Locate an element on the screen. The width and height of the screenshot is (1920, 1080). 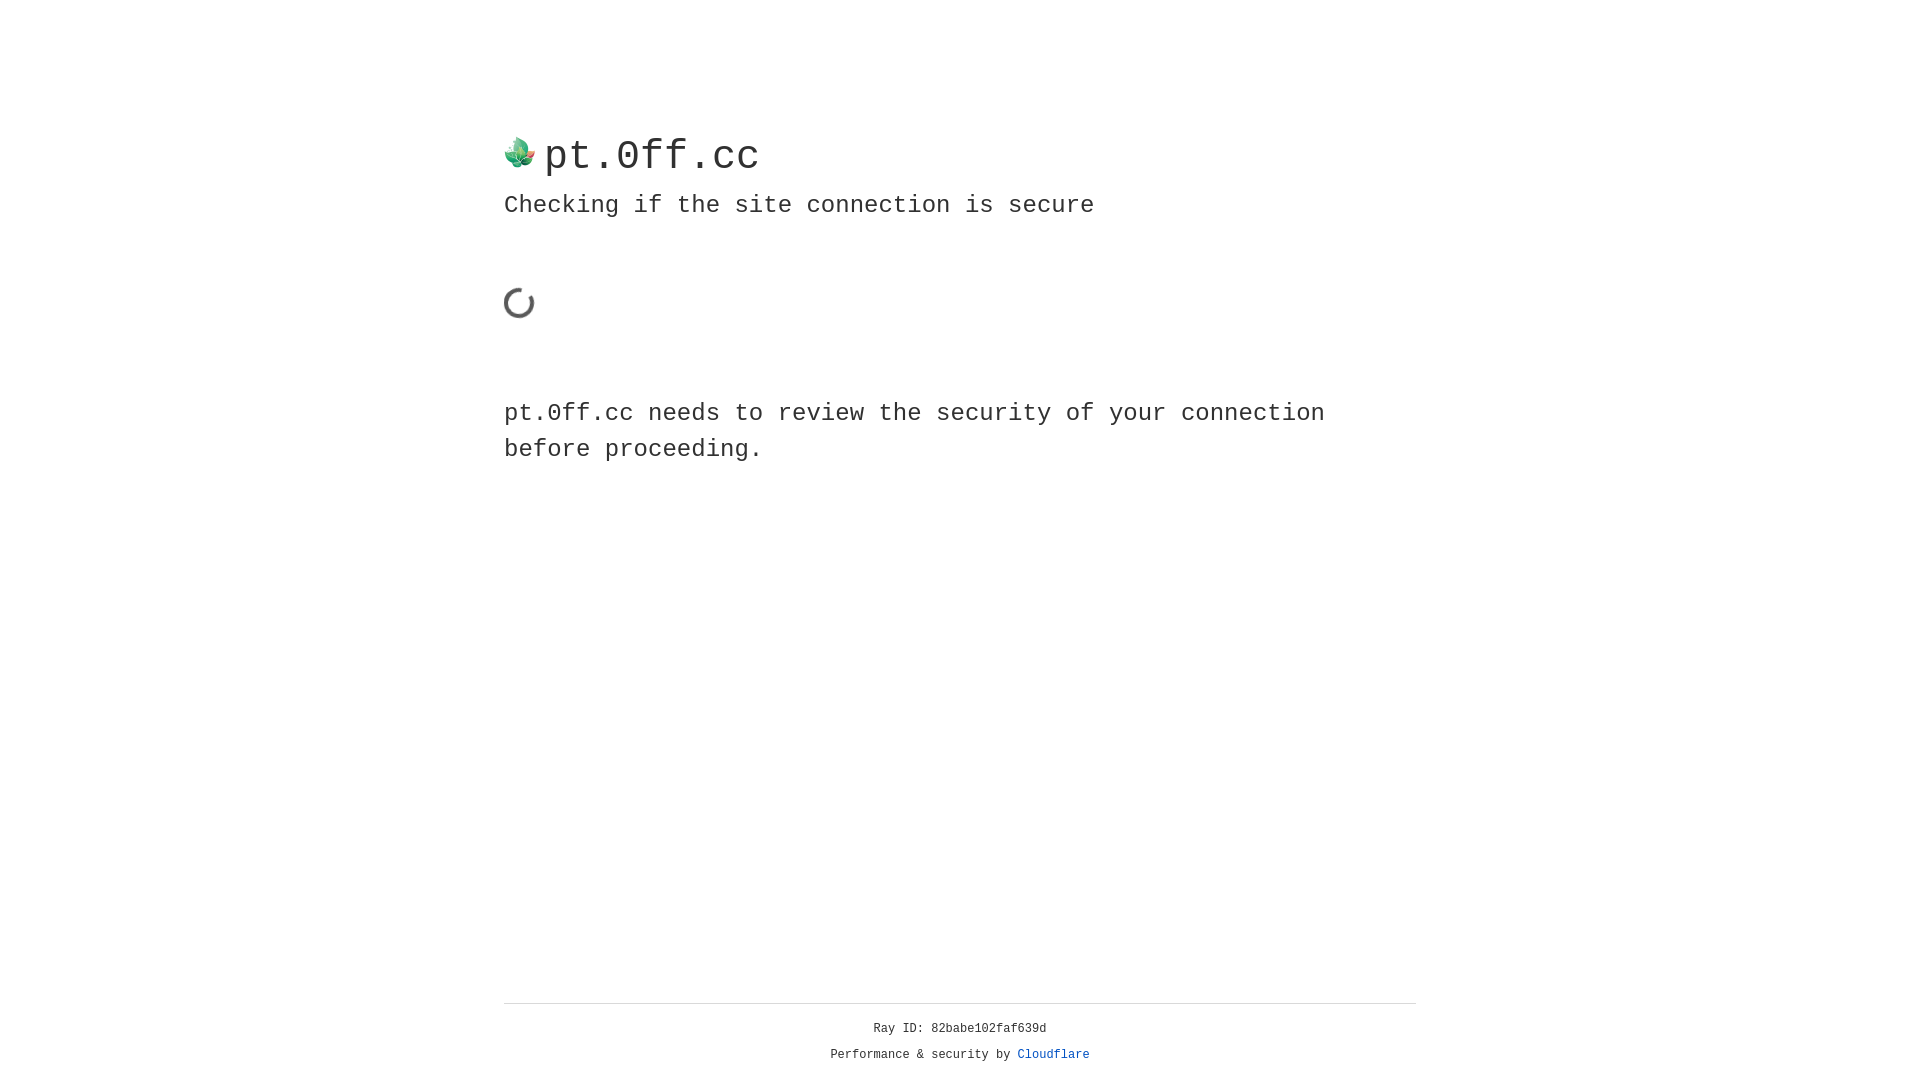
'Cloudflare' is located at coordinates (1017, 1054).